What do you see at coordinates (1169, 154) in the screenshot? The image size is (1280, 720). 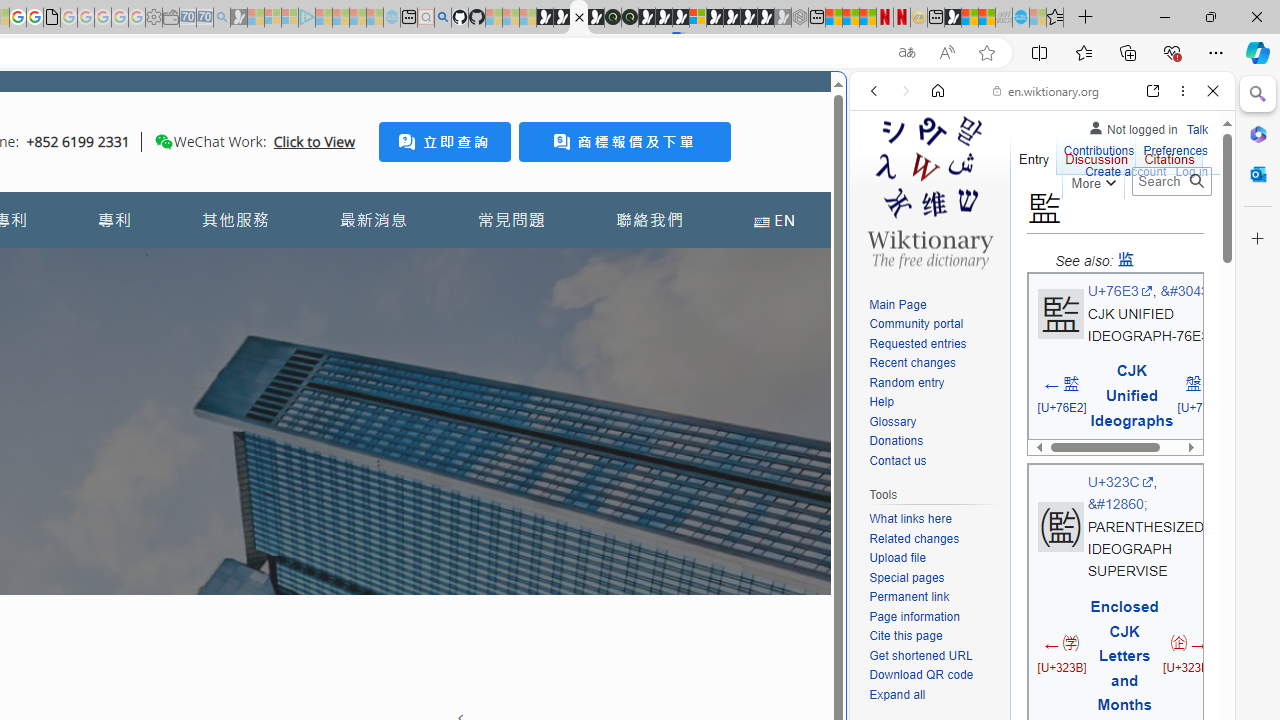 I see `'Citations'` at bounding box center [1169, 154].